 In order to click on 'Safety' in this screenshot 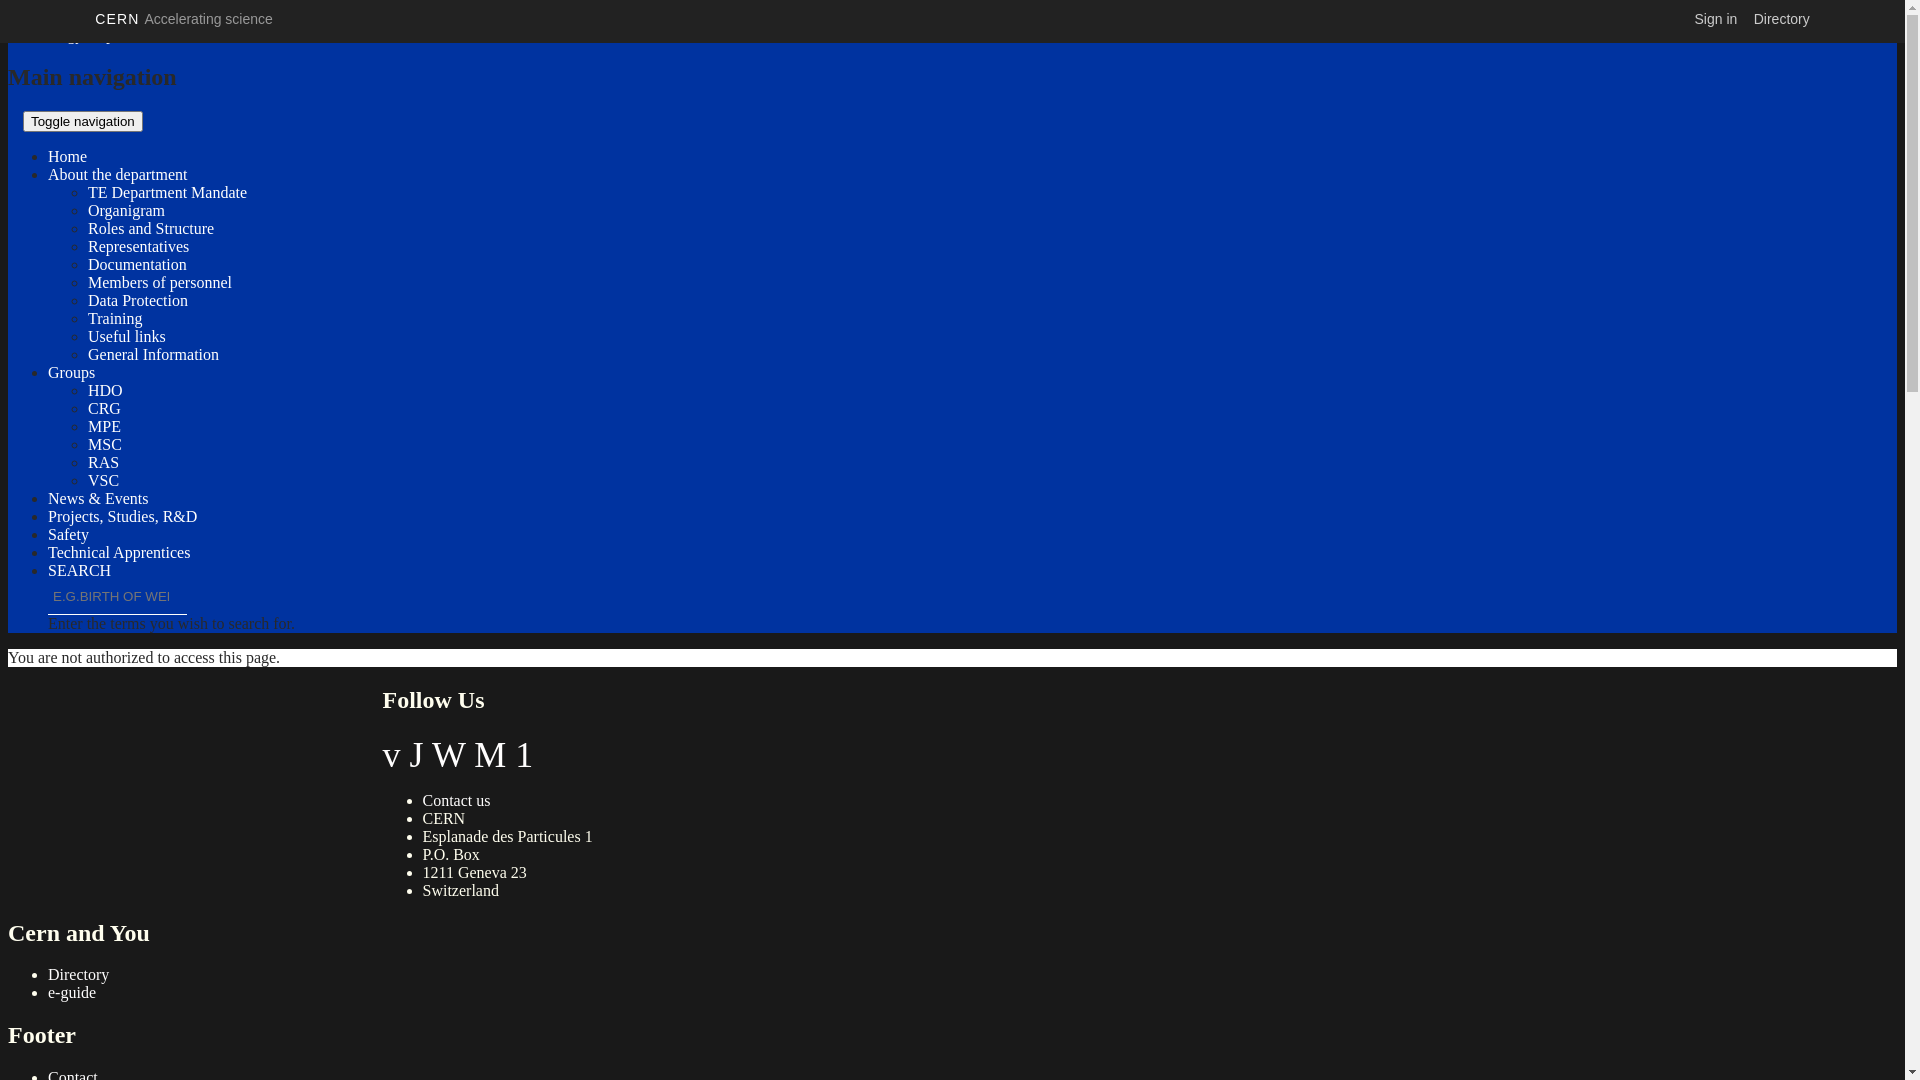, I will do `click(48, 533)`.